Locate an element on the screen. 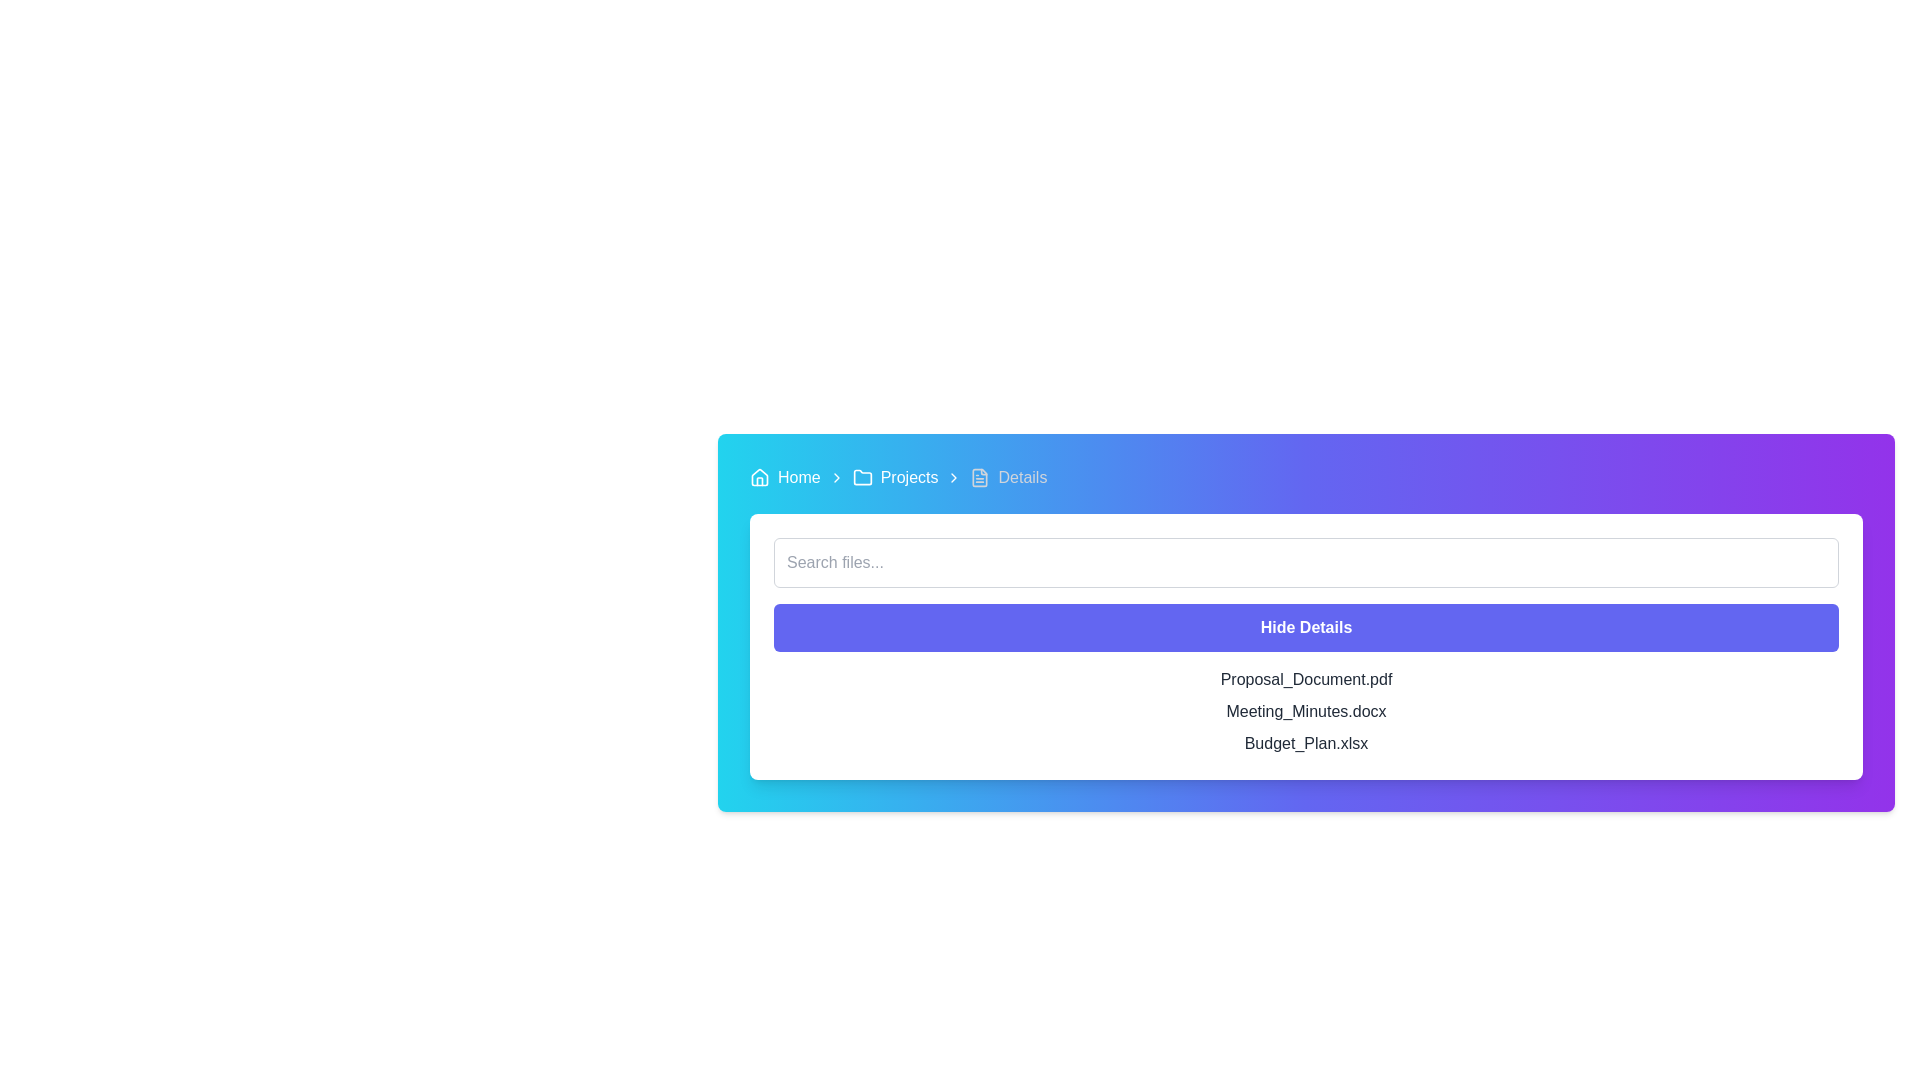  the second chevron icon in the breadcrumb navigation bar is located at coordinates (953, 478).